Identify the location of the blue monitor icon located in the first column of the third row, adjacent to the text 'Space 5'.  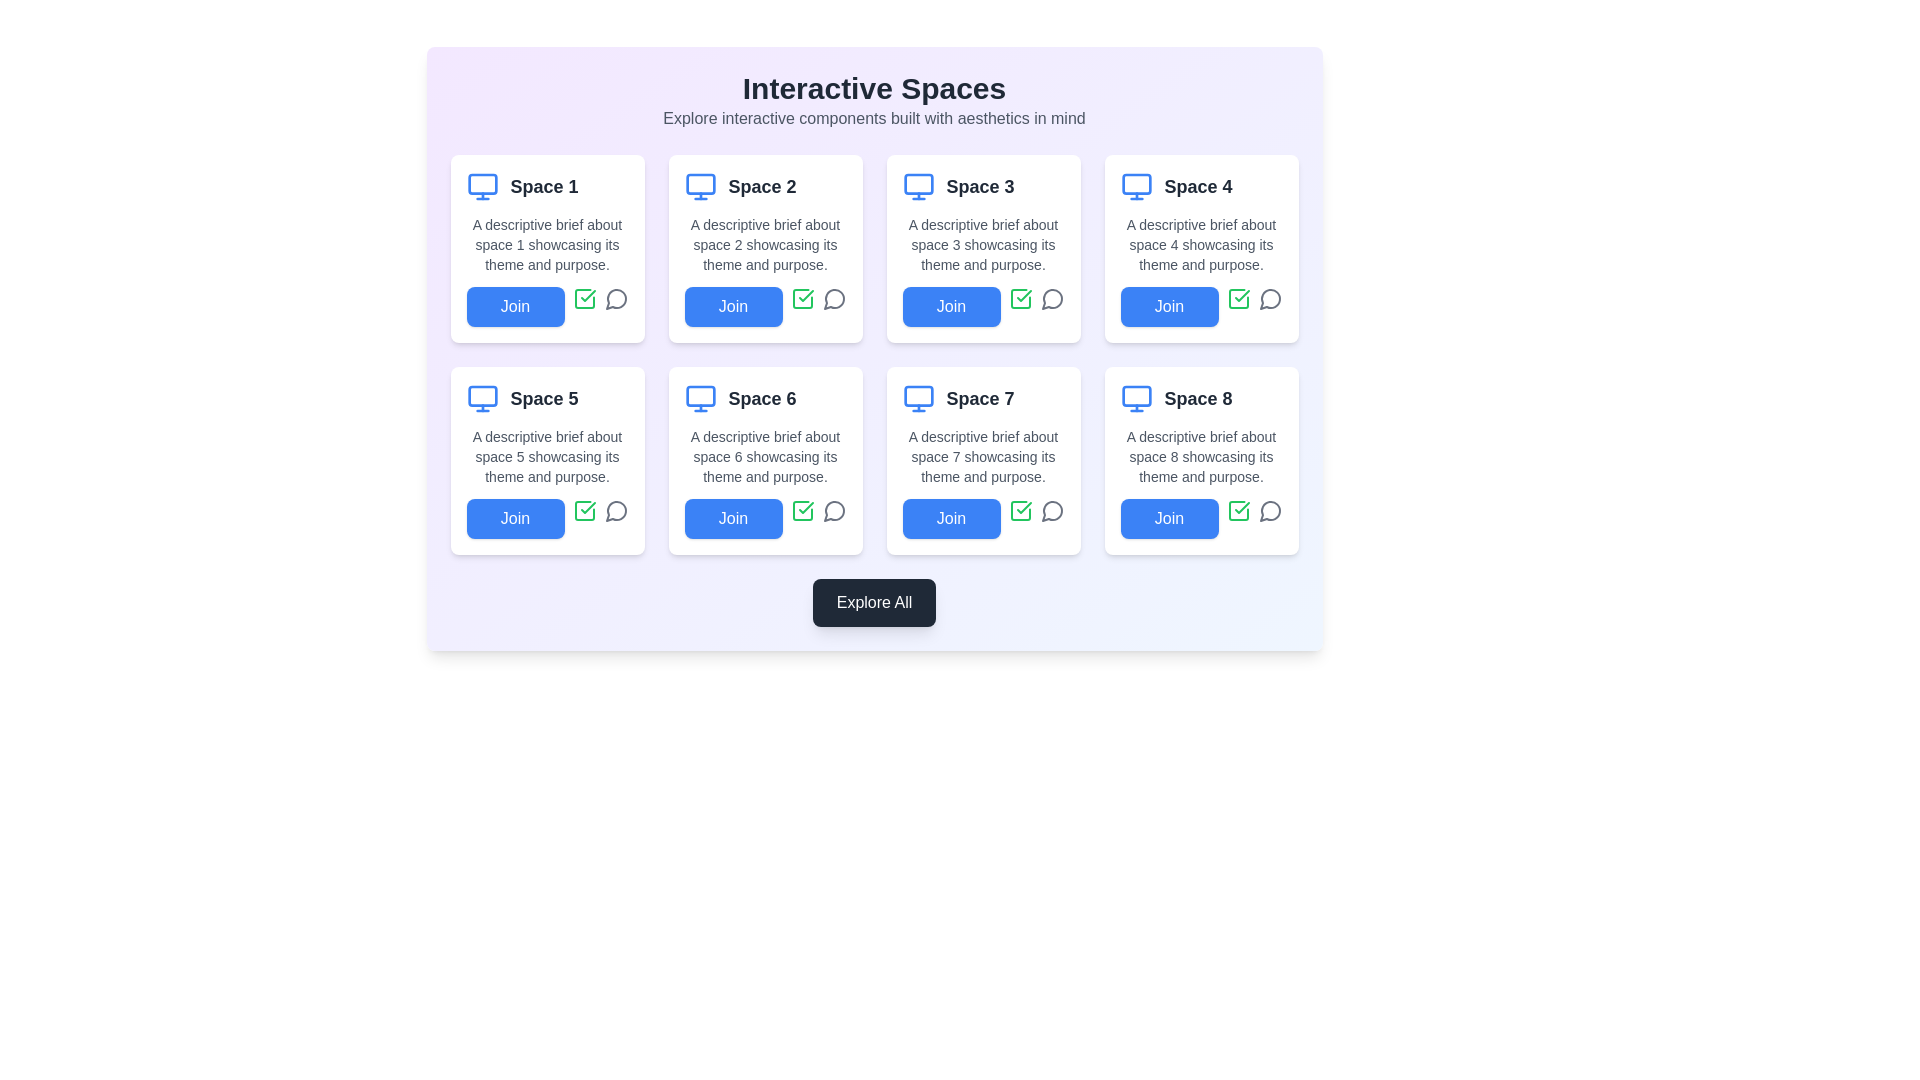
(482, 398).